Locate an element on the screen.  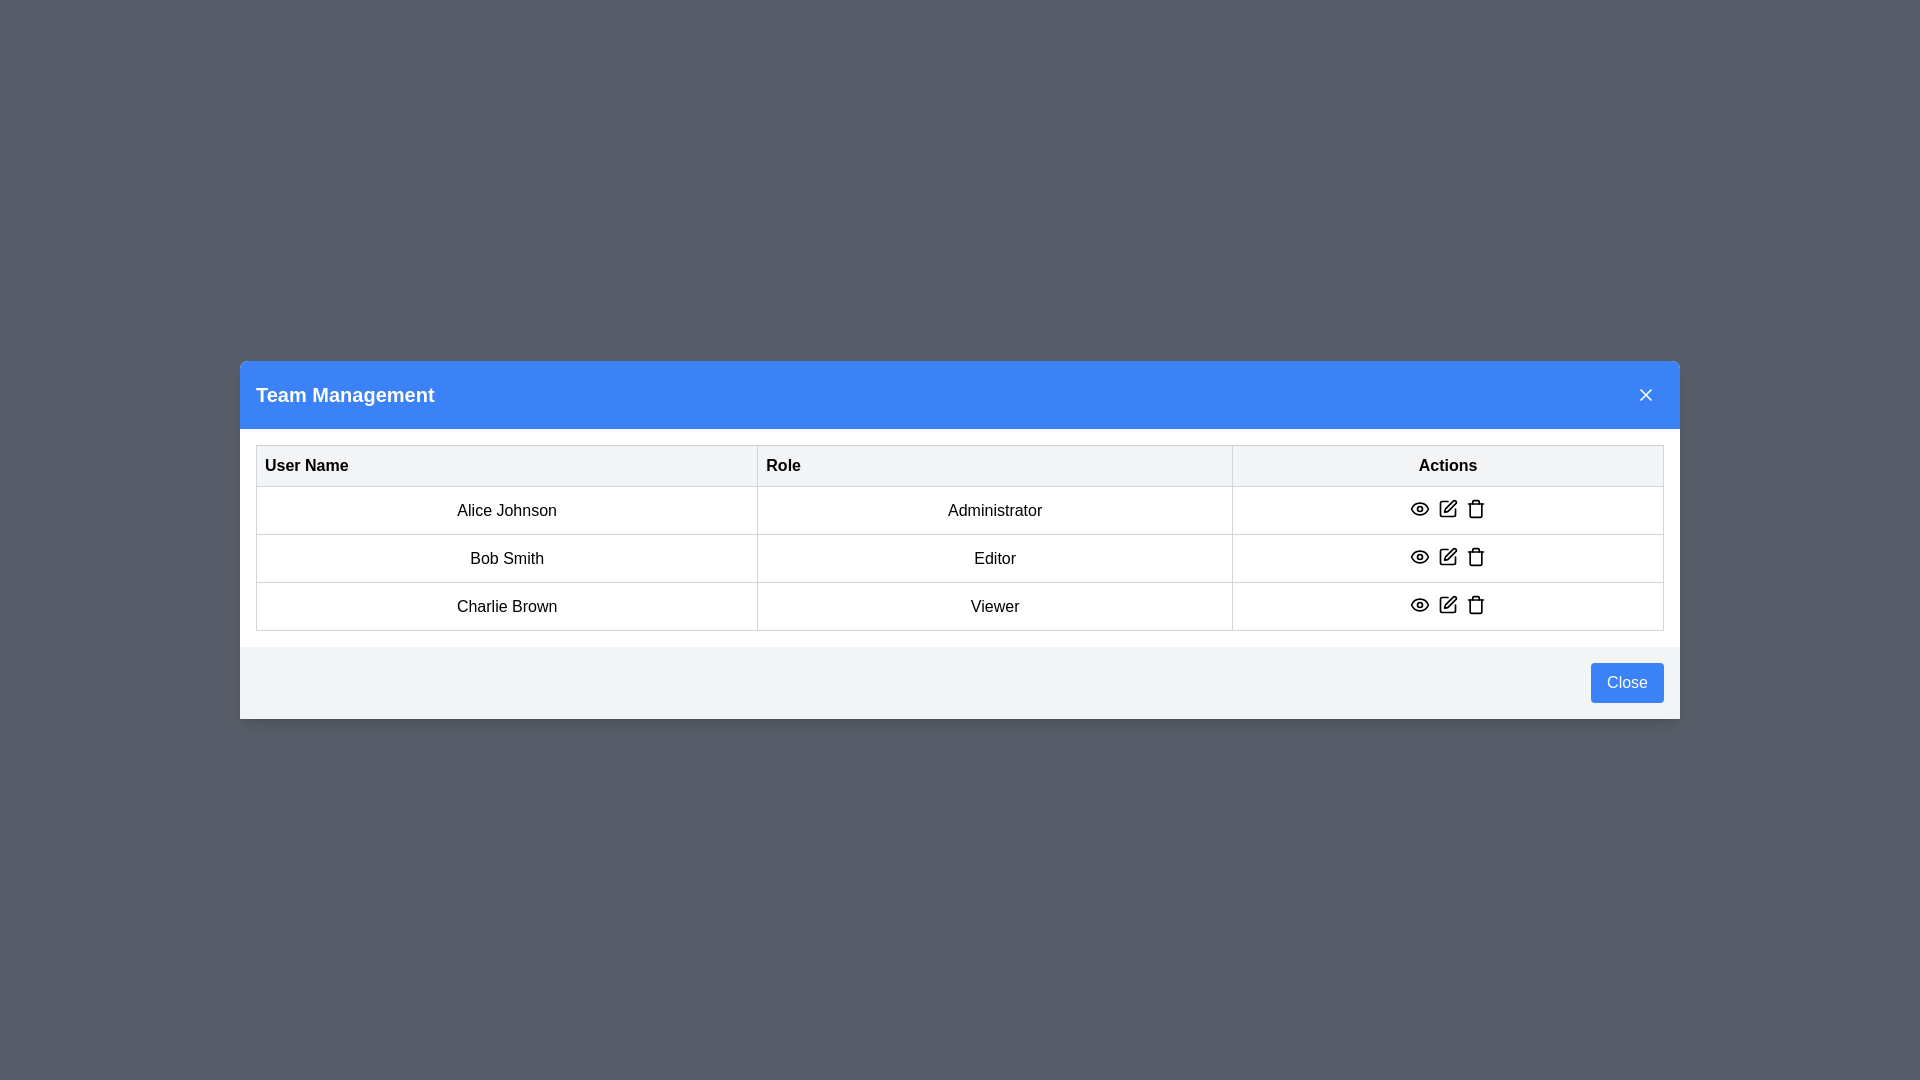
the trash can icon in the 'Actions' column of the second row of the table is located at coordinates (1476, 508).